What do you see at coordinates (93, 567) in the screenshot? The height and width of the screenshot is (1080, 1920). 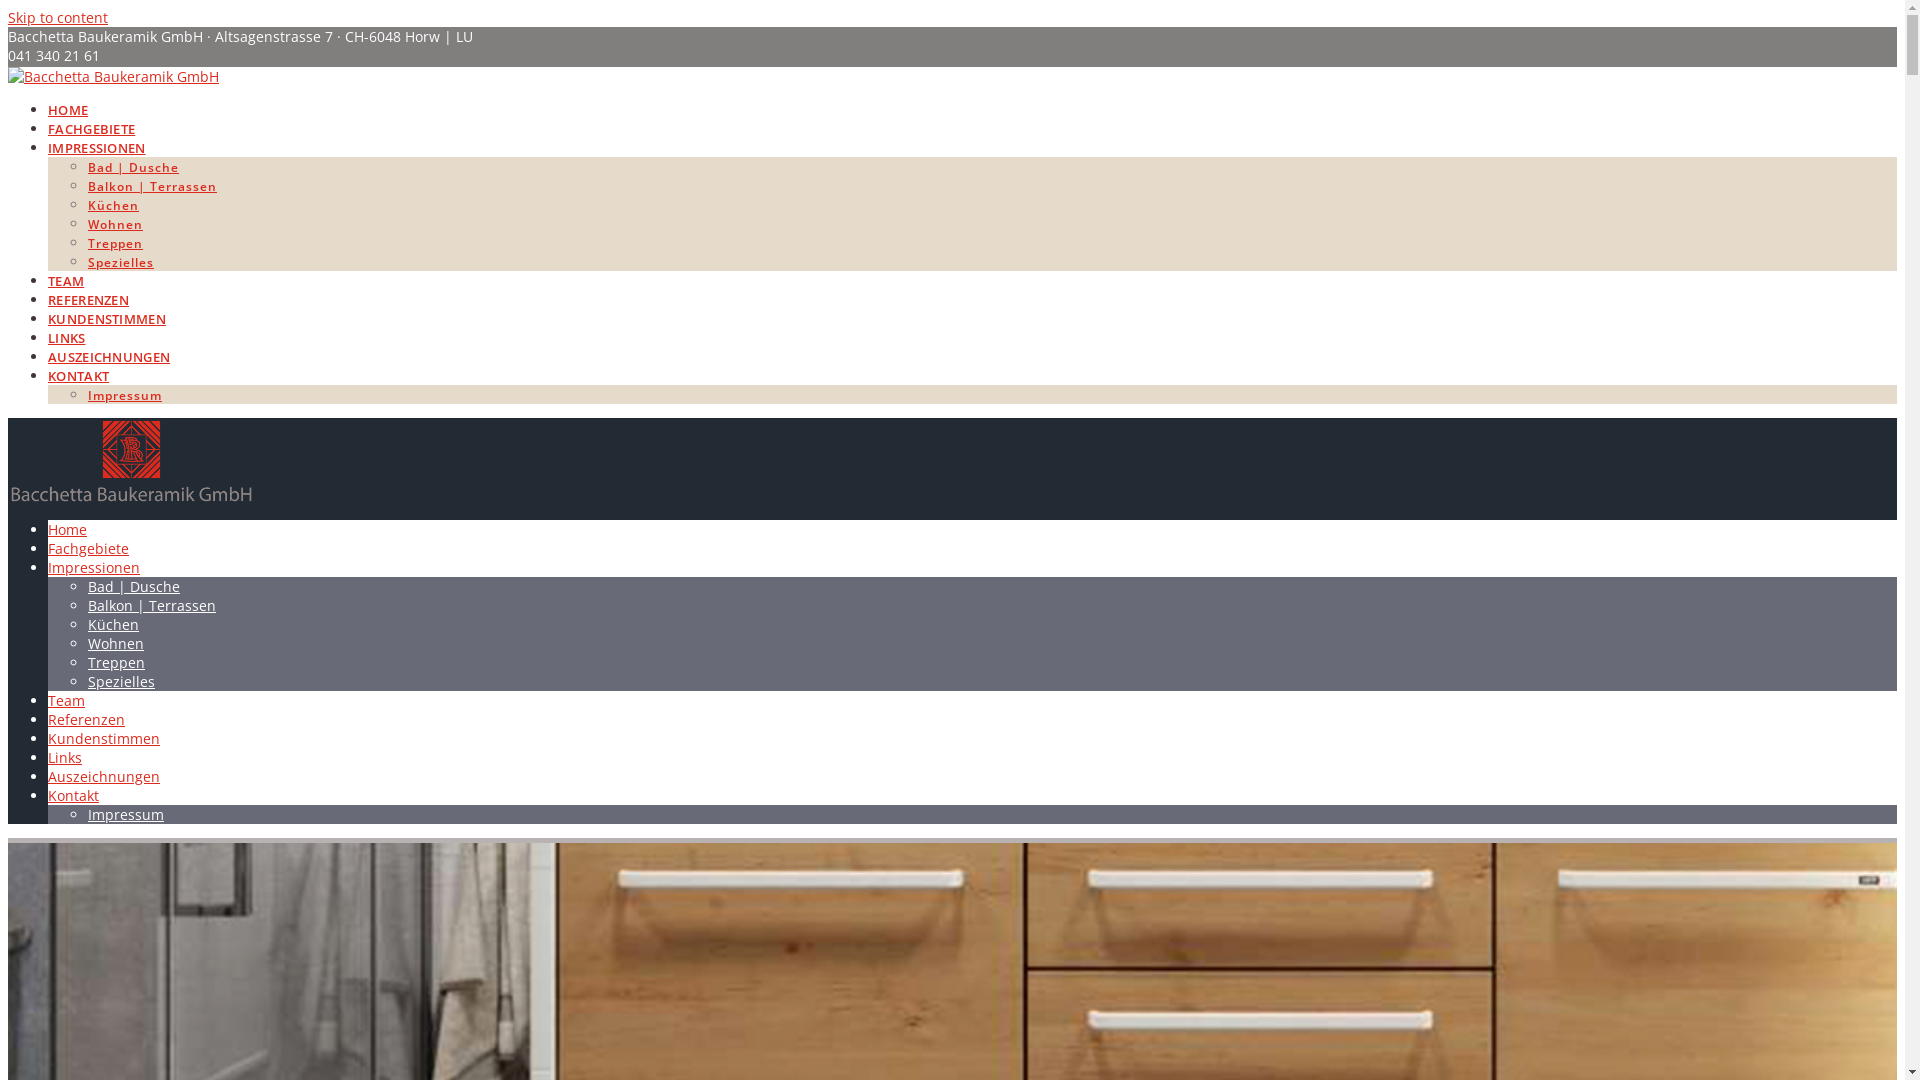 I see `'Impressionen'` at bounding box center [93, 567].